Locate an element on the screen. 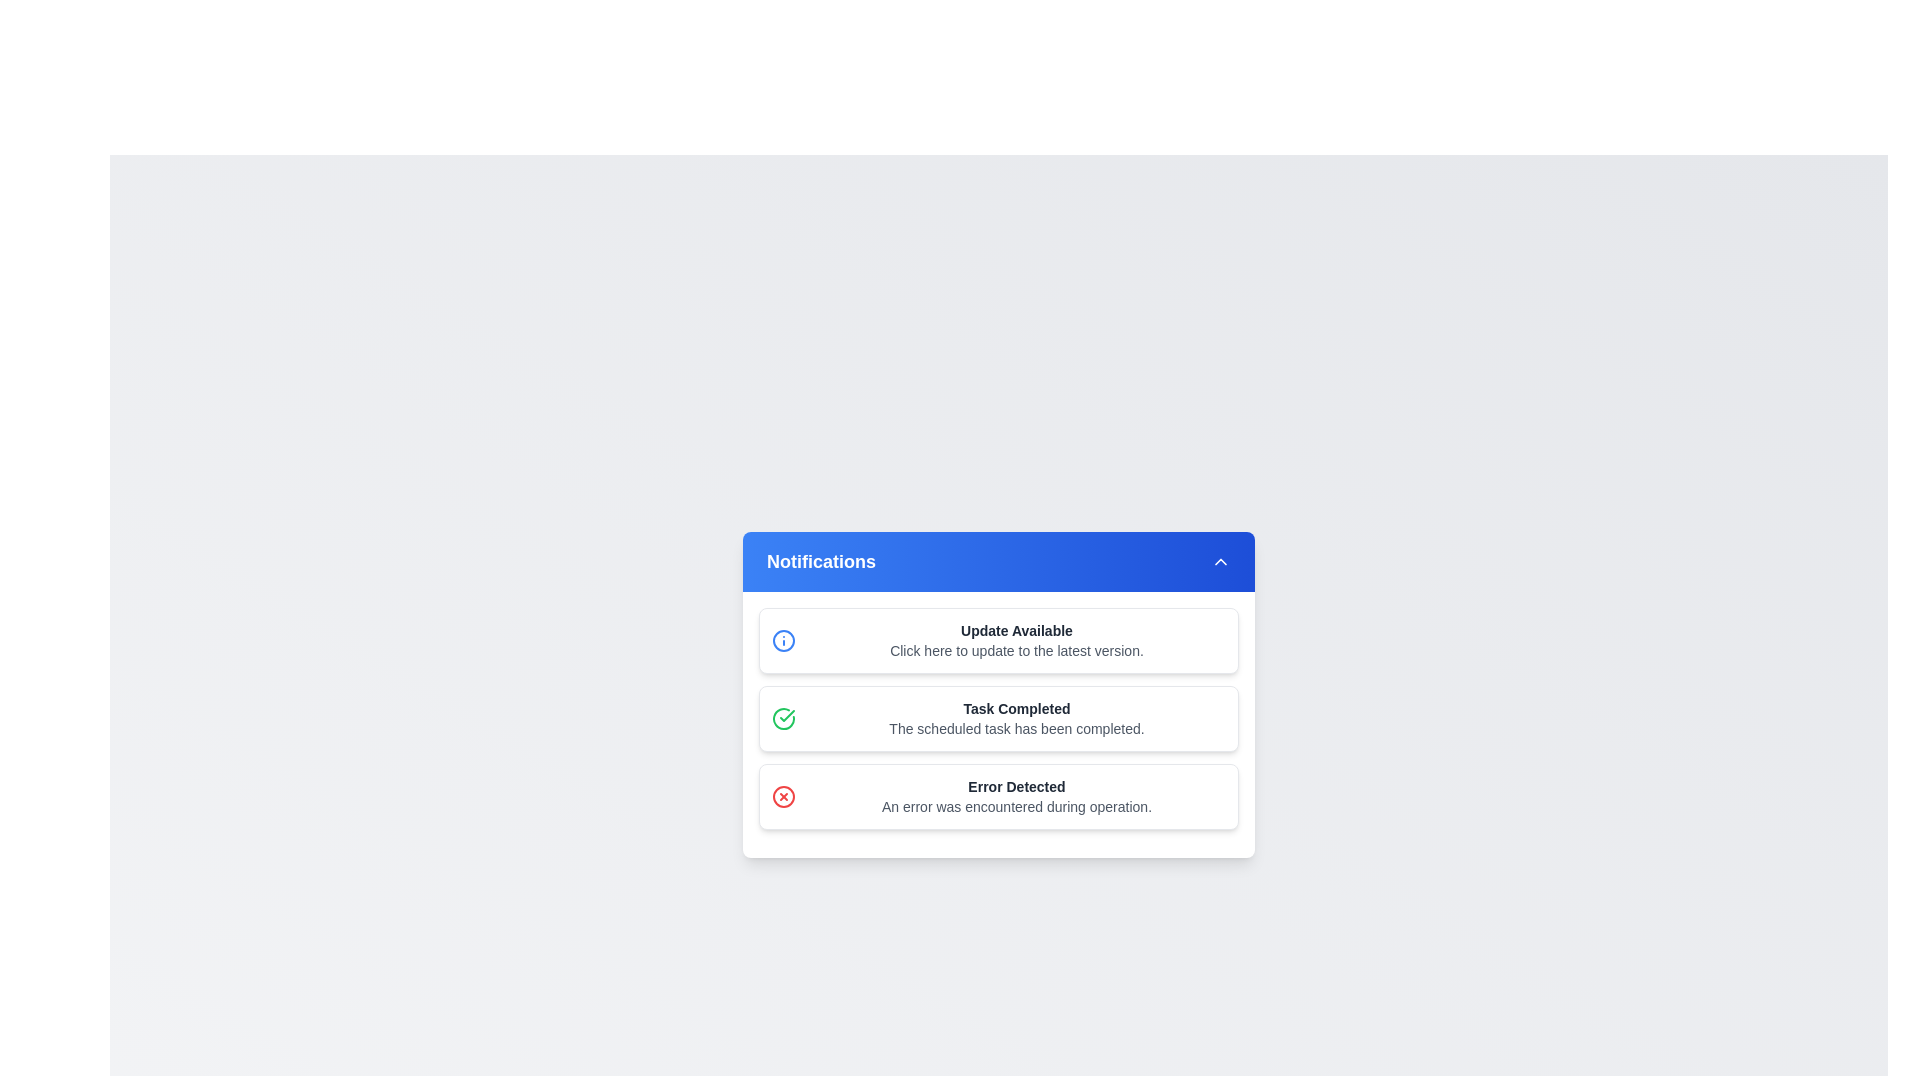 The image size is (1920, 1080). the Text Label that provides contextual information for the 'Task Completed' notification, located directly below the headline text is located at coordinates (1017, 729).